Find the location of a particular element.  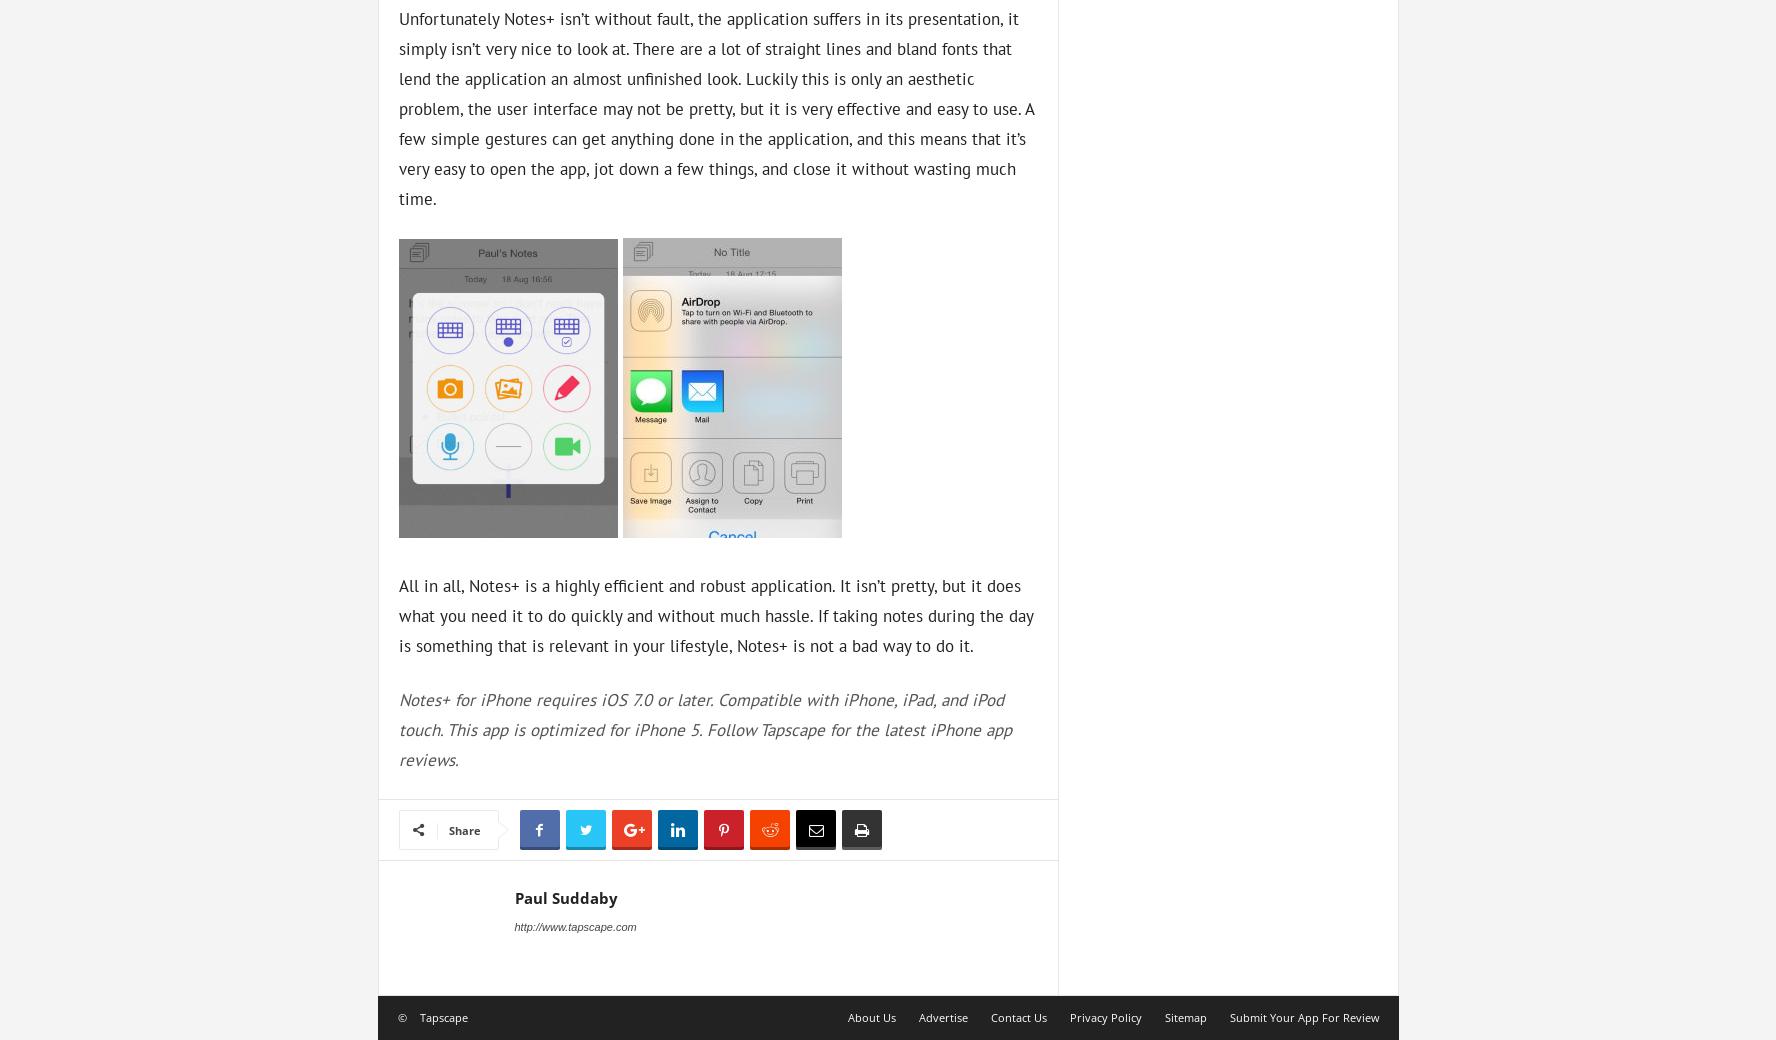

'Submit Your App For Review' is located at coordinates (1227, 1015).